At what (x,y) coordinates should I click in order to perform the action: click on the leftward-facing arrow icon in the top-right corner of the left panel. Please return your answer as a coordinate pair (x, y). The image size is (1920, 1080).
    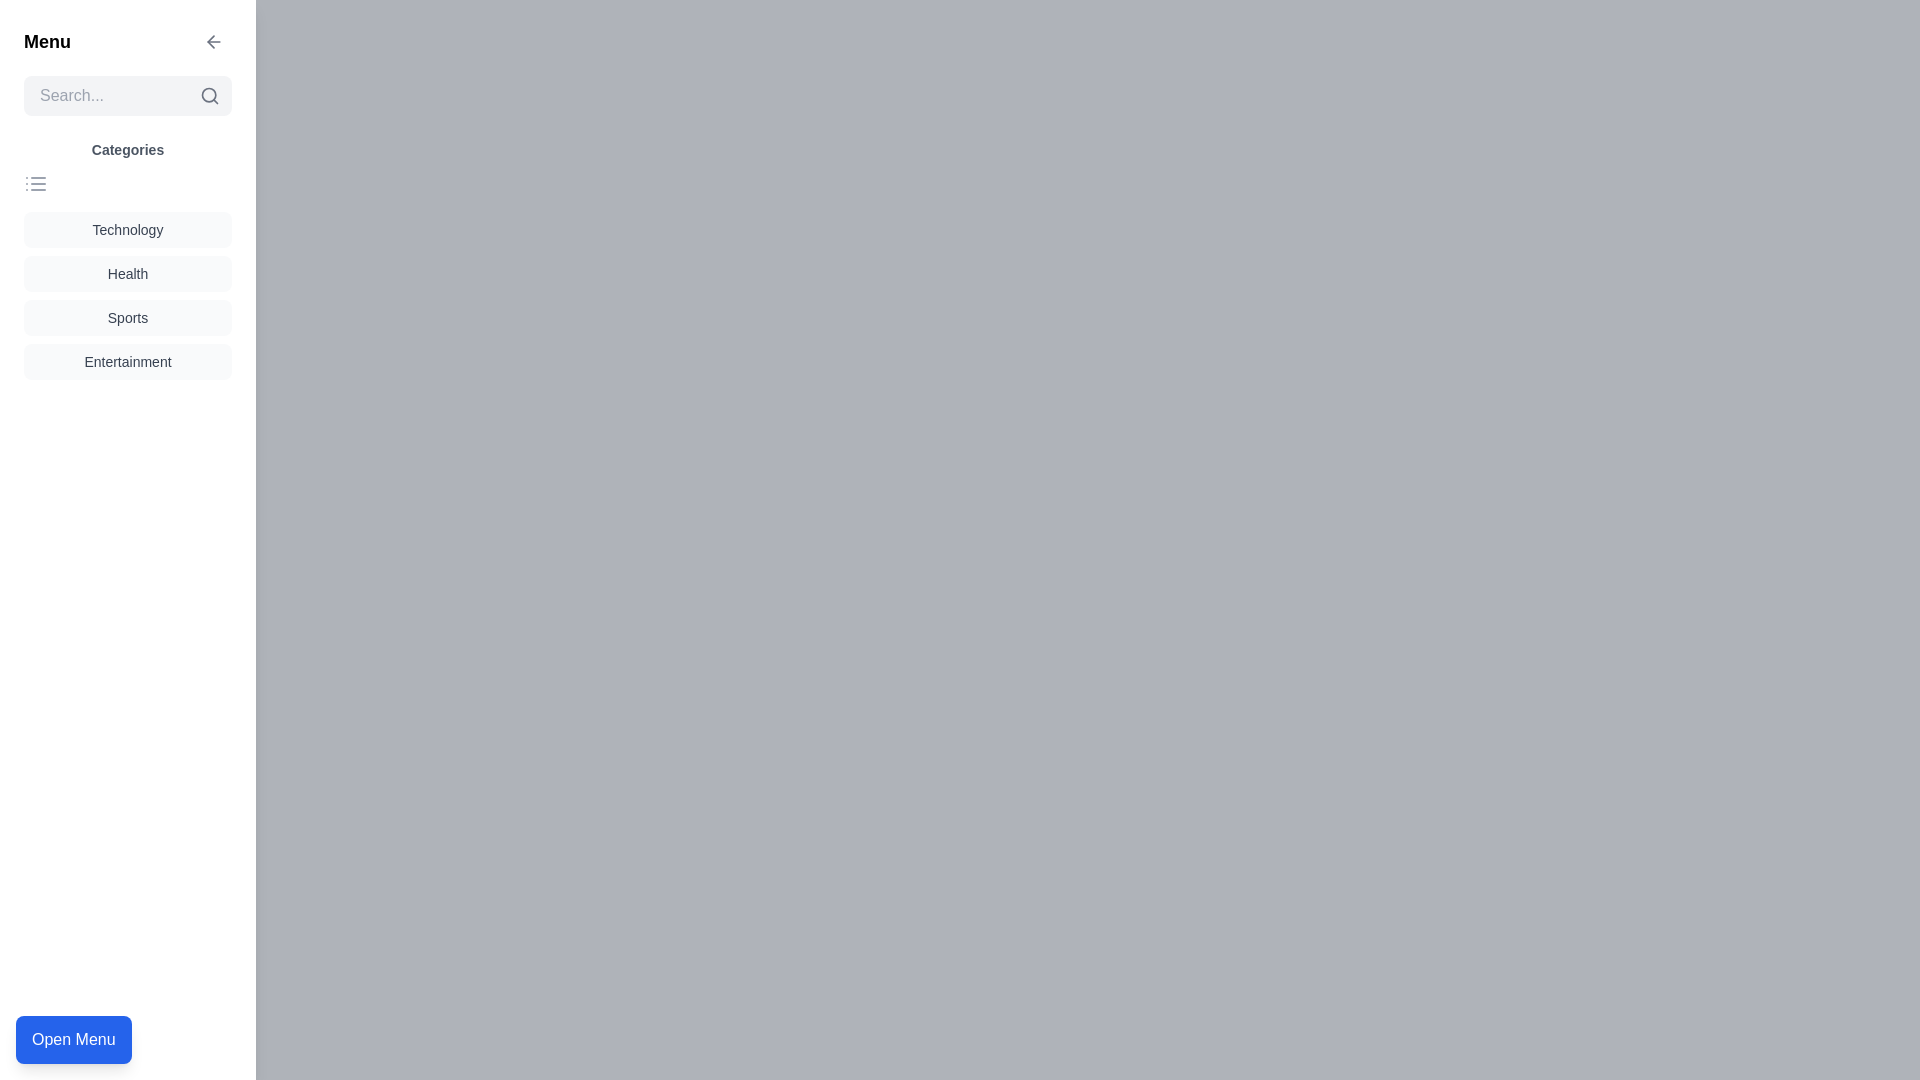
    Looking at the image, I should click on (214, 42).